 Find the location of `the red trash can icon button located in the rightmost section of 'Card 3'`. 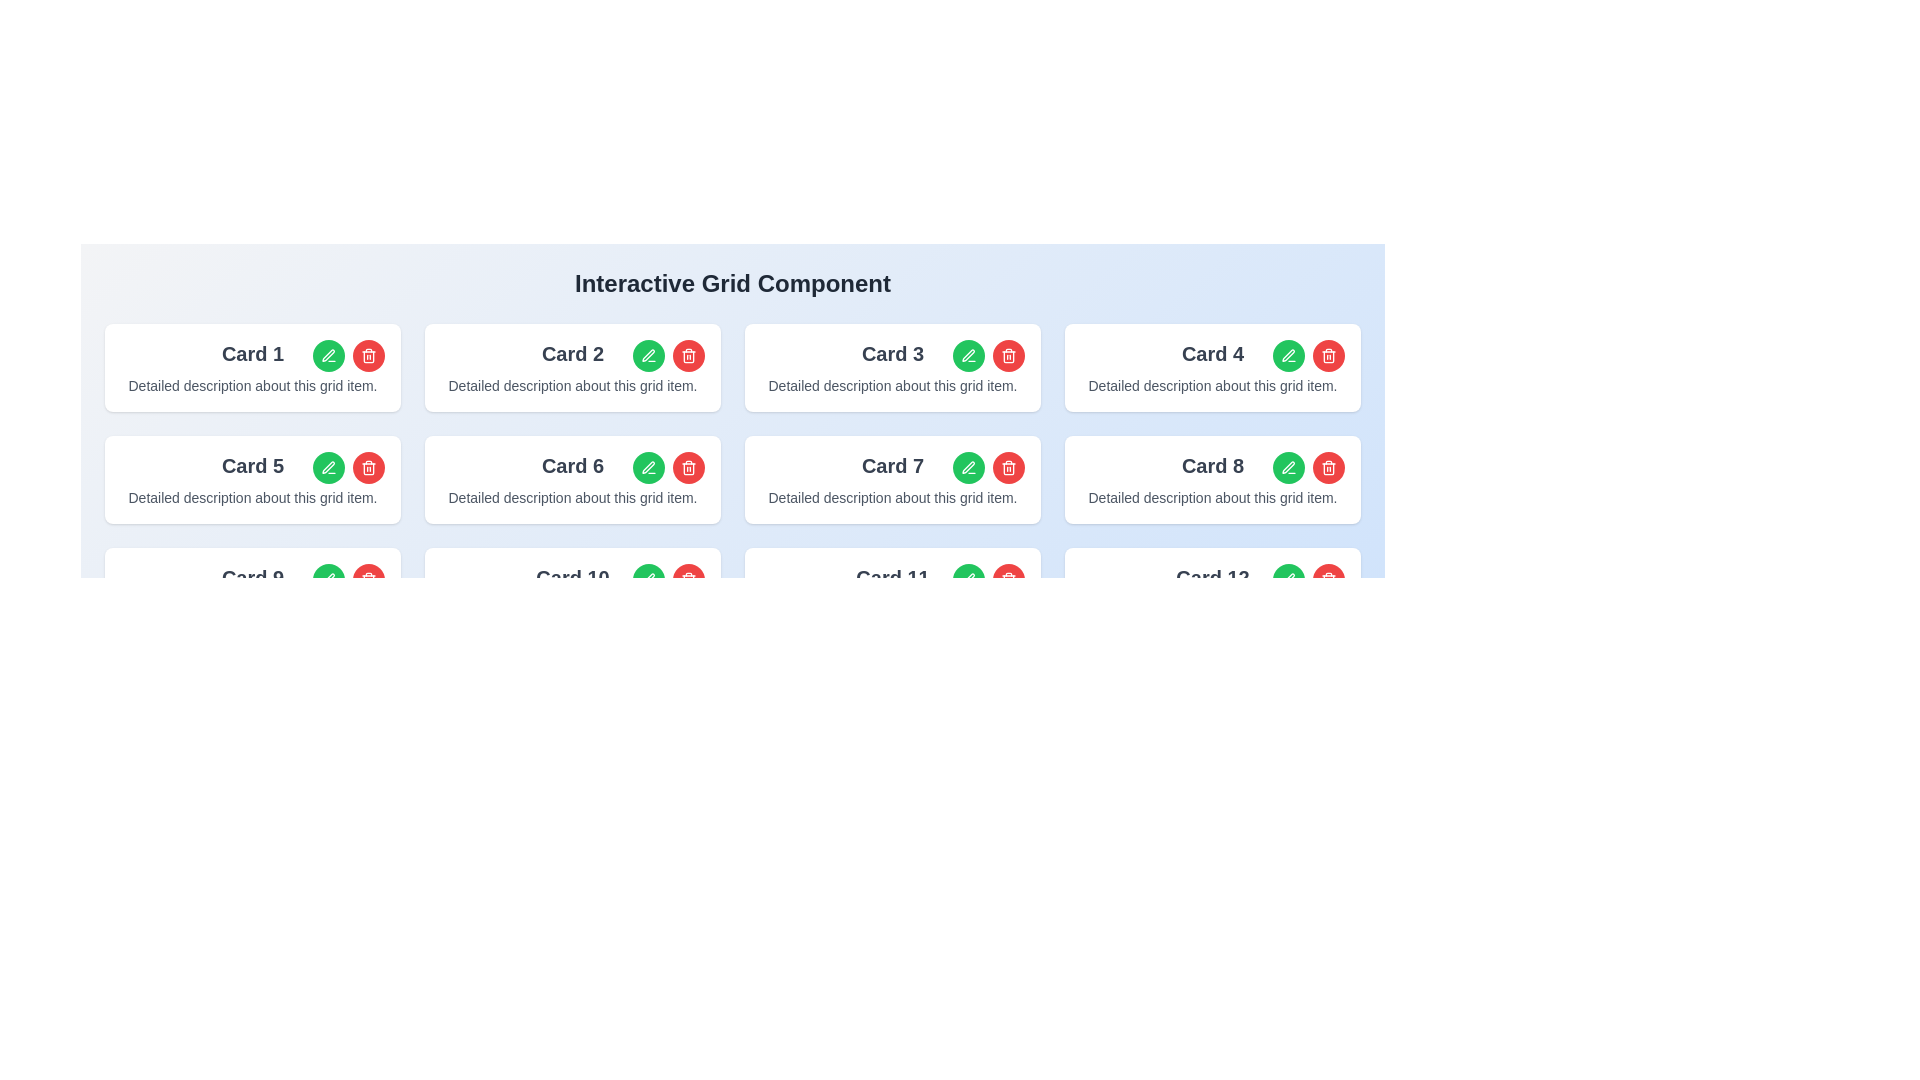

the red trash can icon button located in the rightmost section of 'Card 3' is located at coordinates (1008, 354).